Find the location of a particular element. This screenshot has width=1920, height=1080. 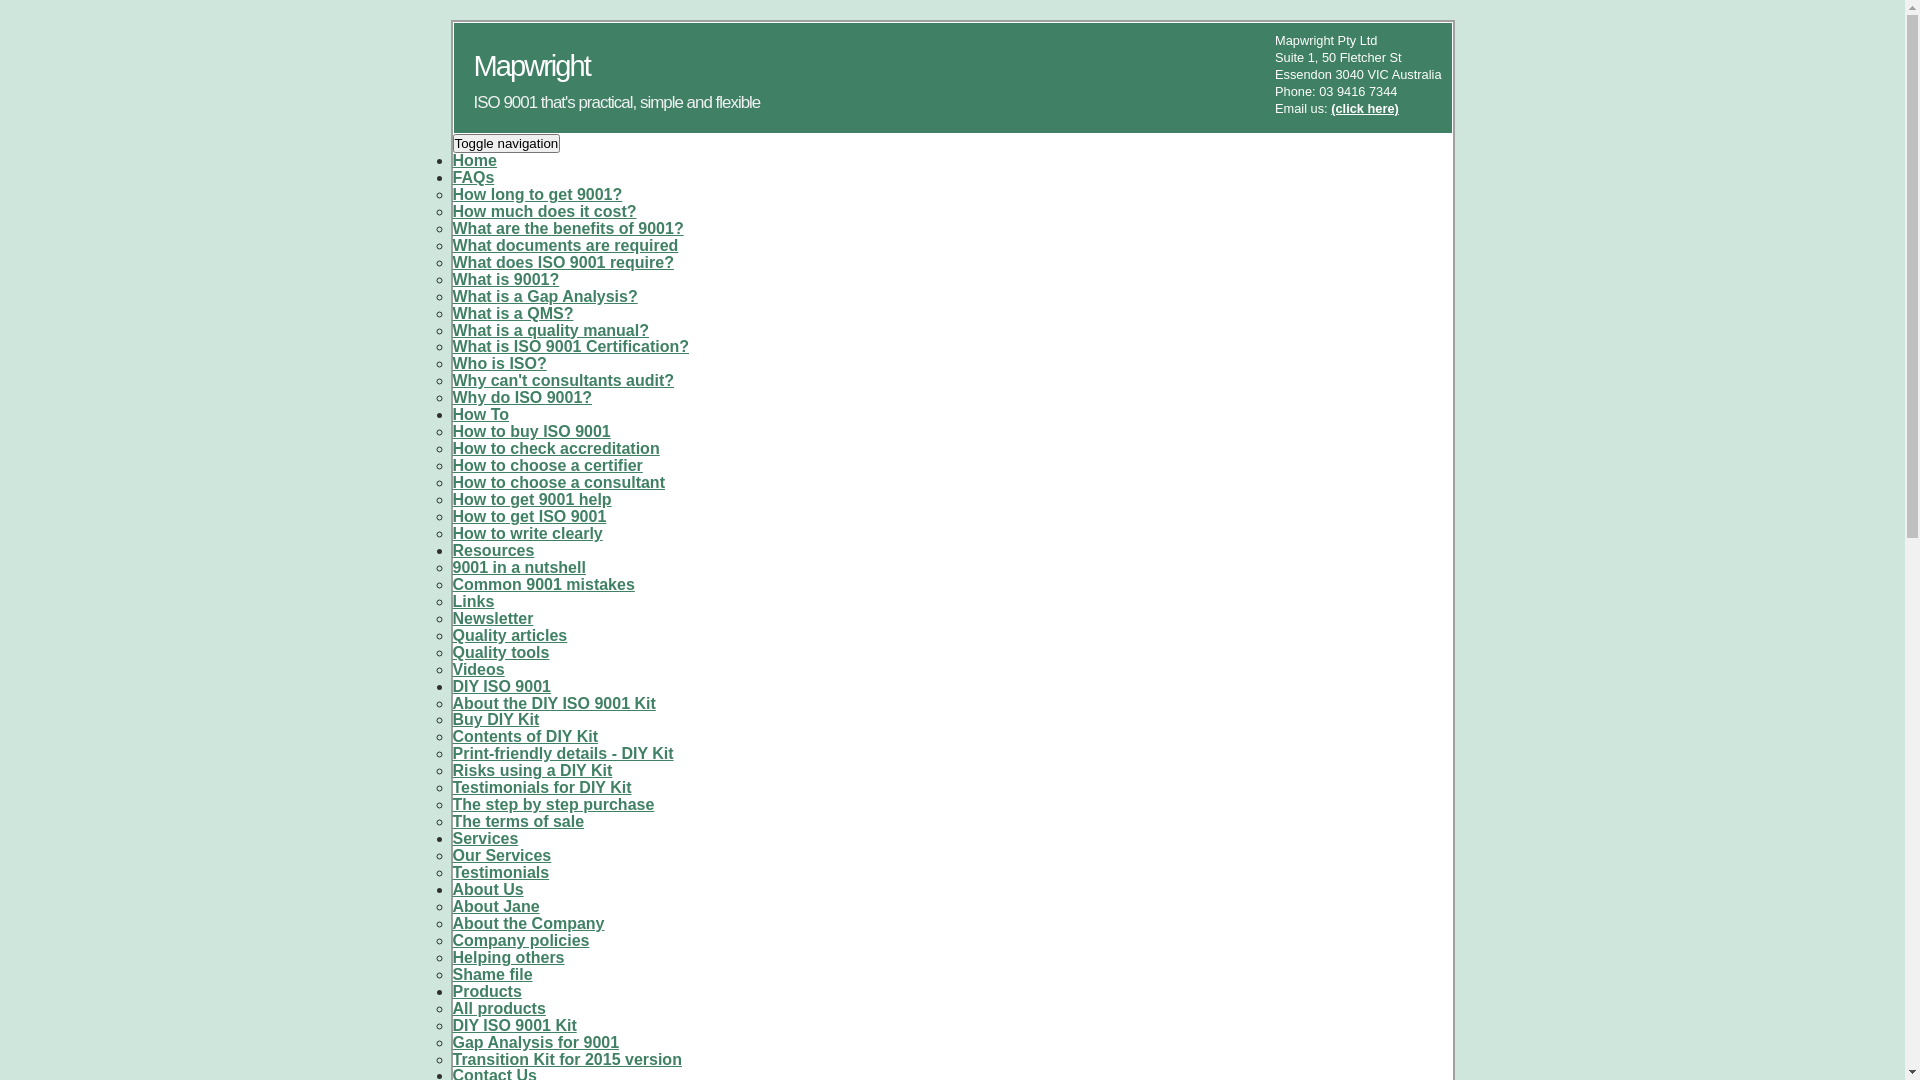

'Contents of DIY Kit' is located at coordinates (524, 736).